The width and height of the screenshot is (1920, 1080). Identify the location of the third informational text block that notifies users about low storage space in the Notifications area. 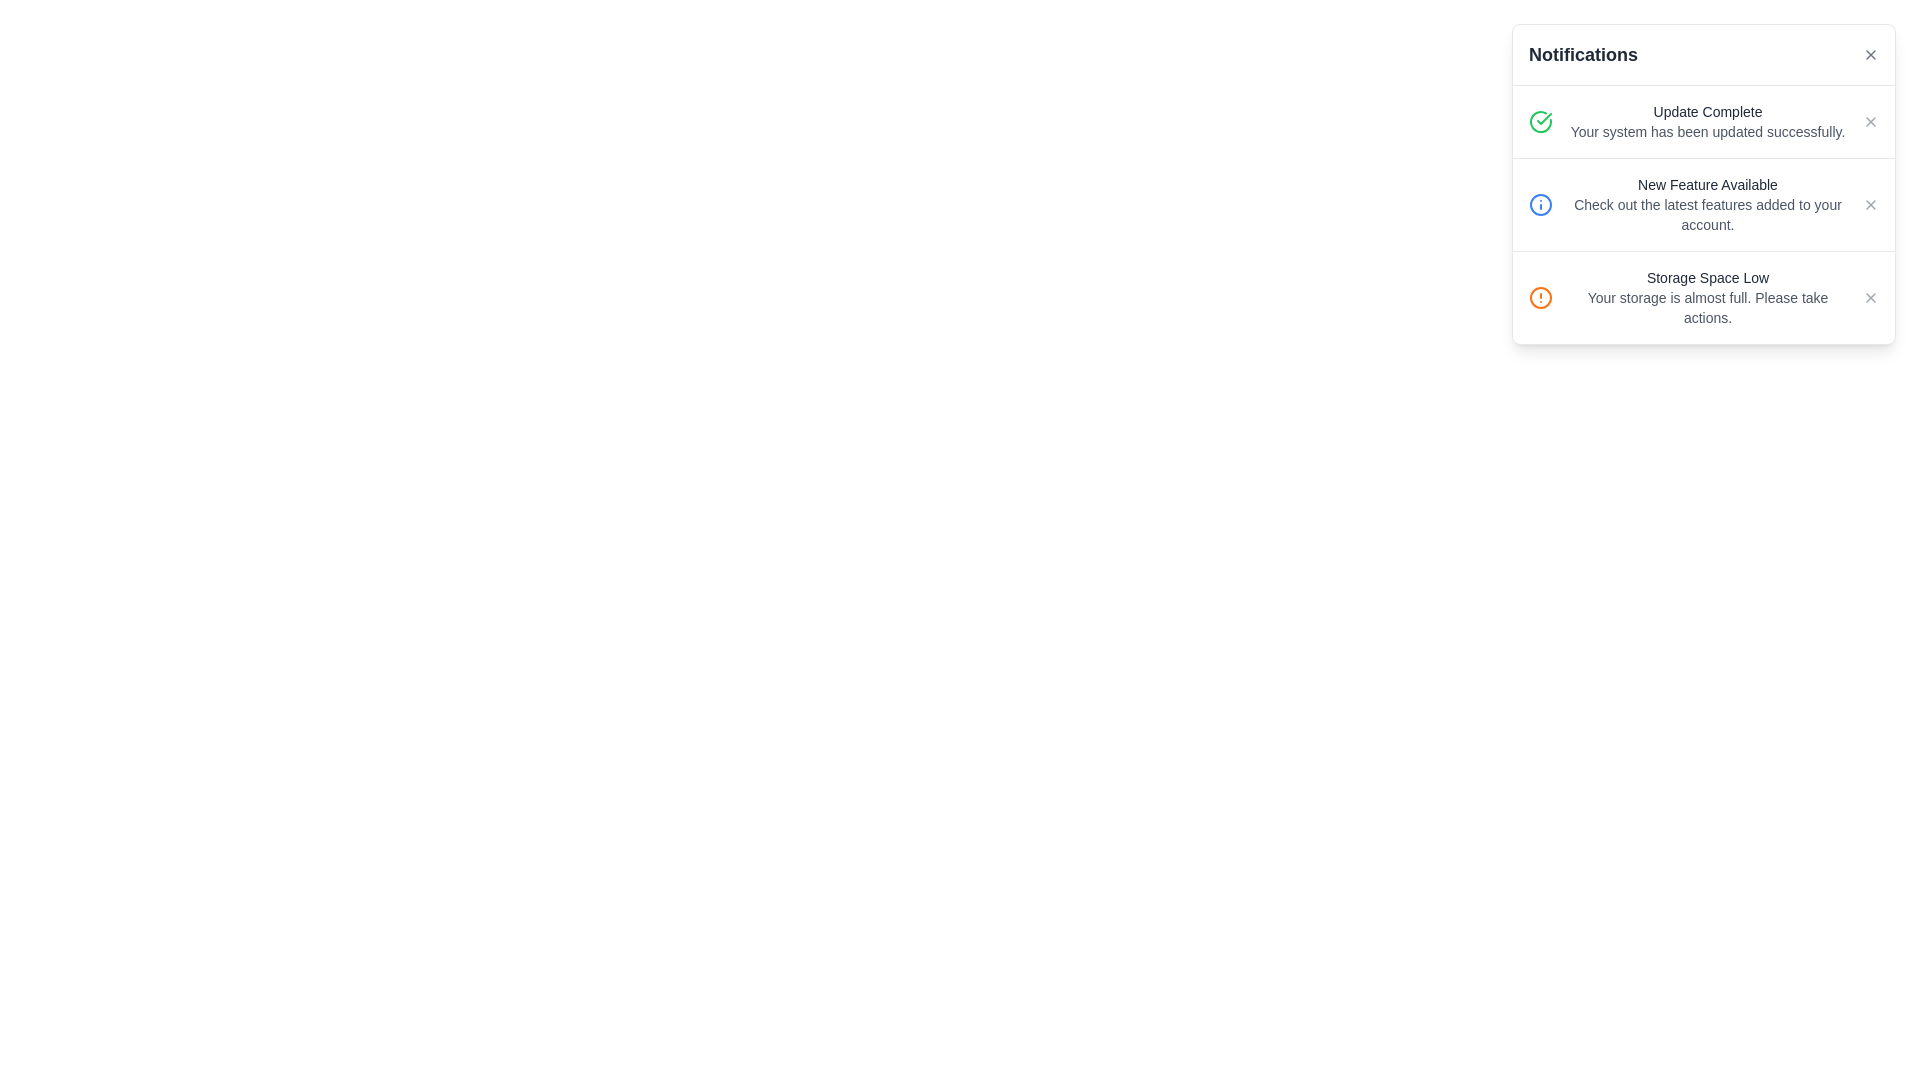
(1707, 297).